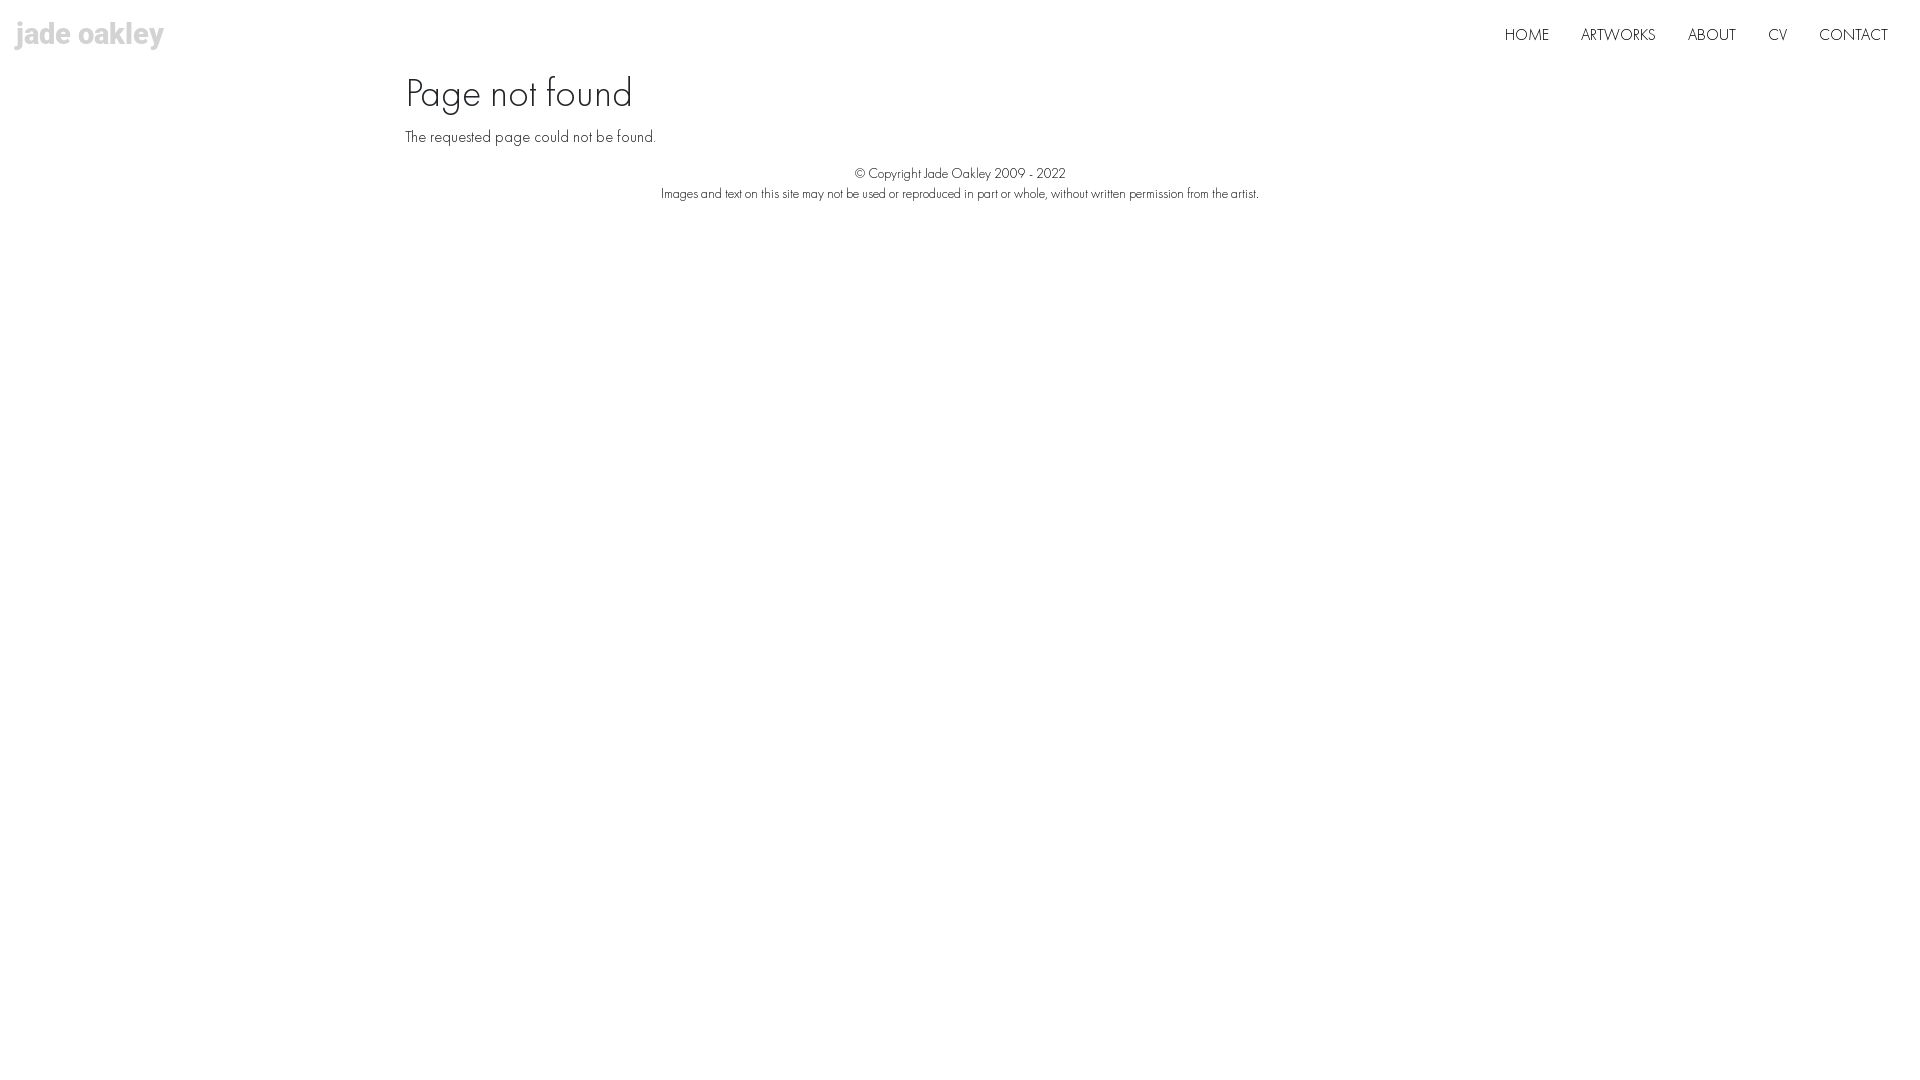  What do you see at coordinates (949, 1) in the screenshot?
I see `'Skip to main content'` at bounding box center [949, 1].